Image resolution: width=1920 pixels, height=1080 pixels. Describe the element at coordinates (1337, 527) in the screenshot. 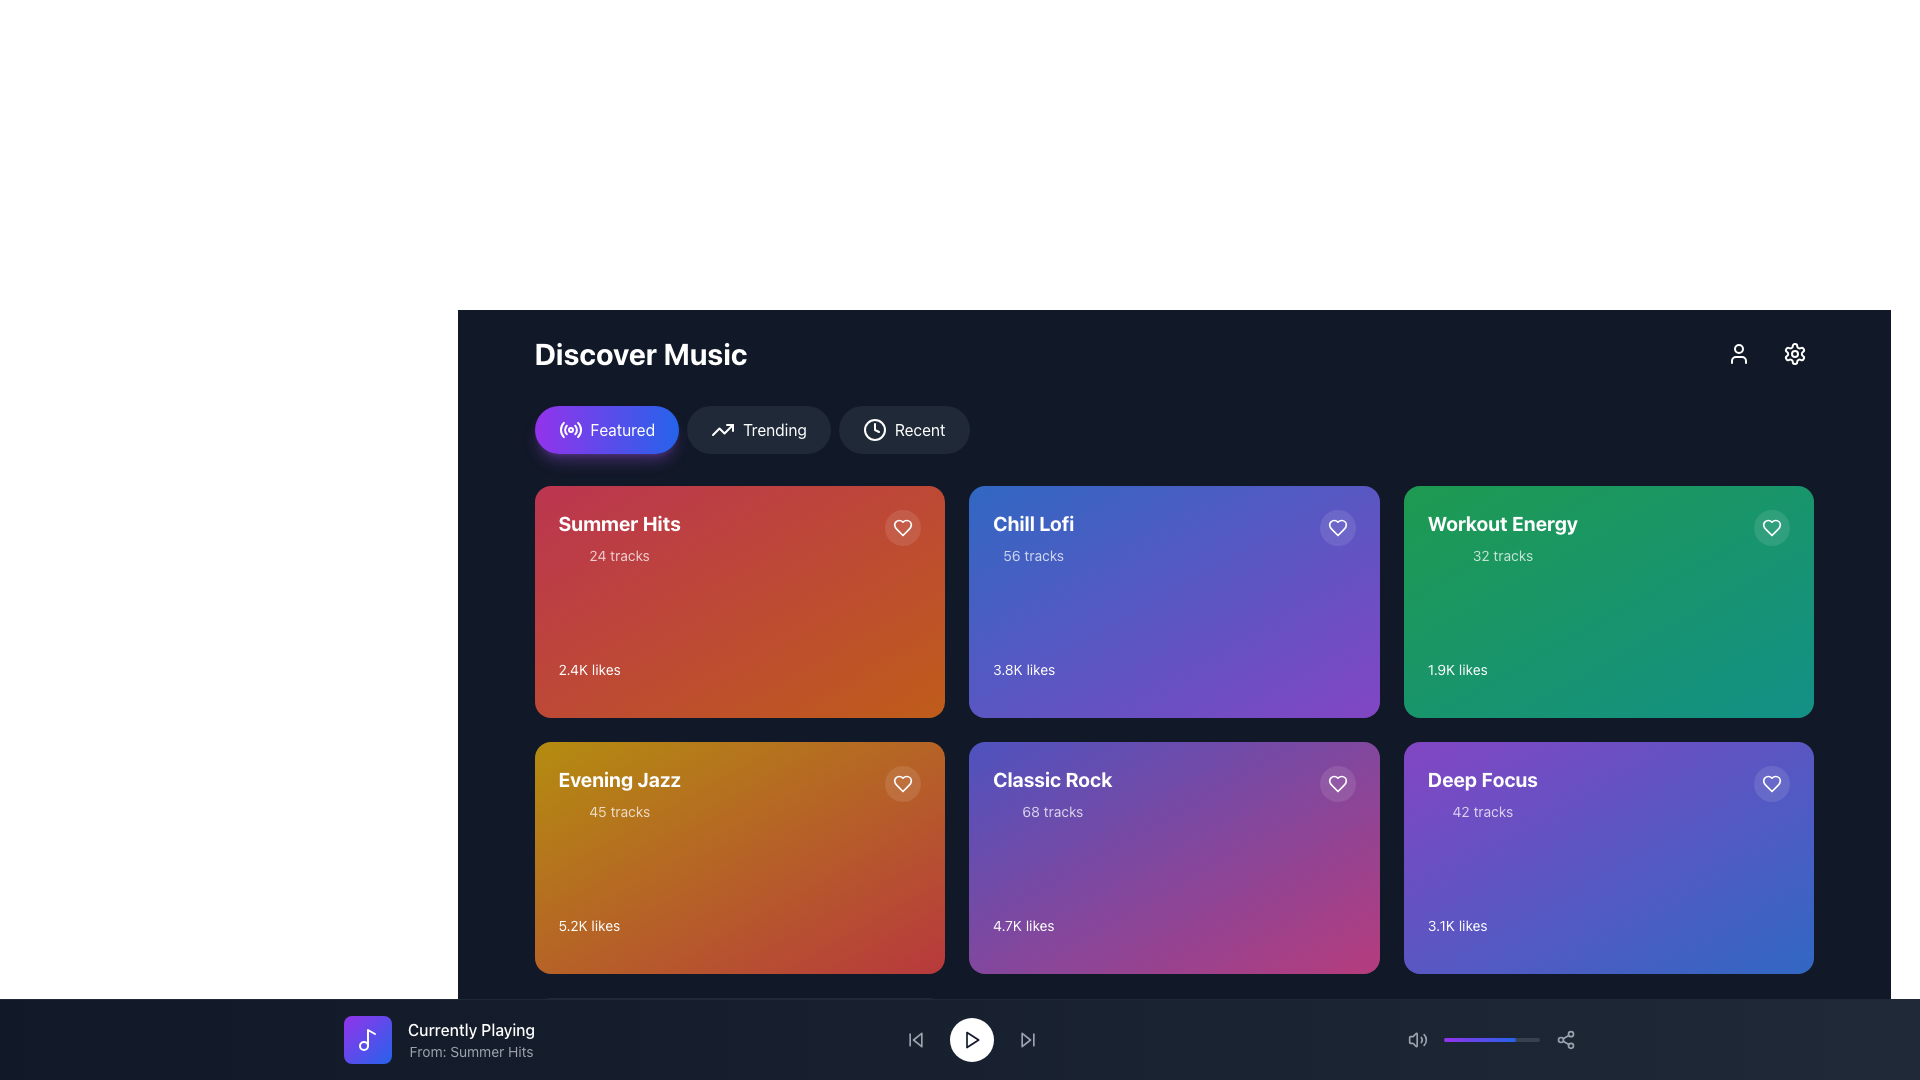

I see `the 'like' button icon located in the top-right corner of the 'Chill Lofi' music card` at that location.